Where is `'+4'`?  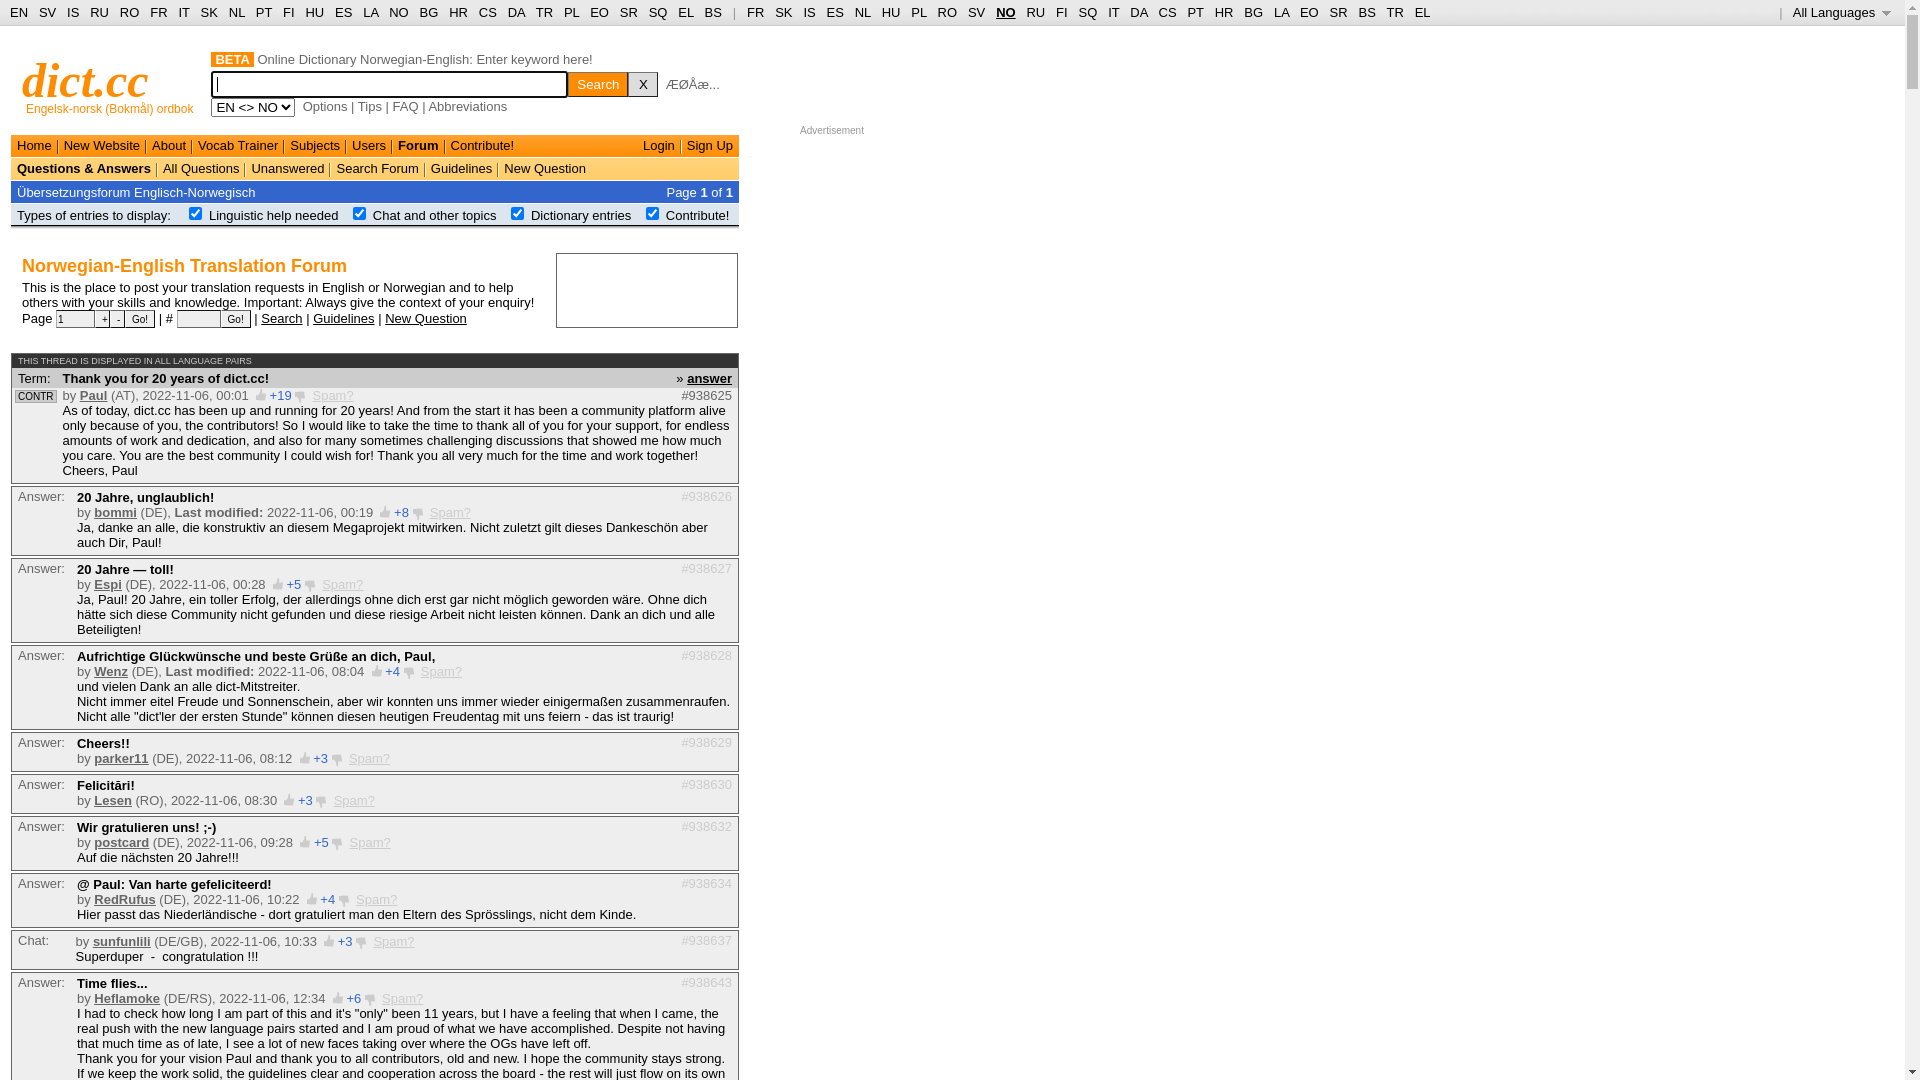 '+4' is located at coordinates (384, 671).